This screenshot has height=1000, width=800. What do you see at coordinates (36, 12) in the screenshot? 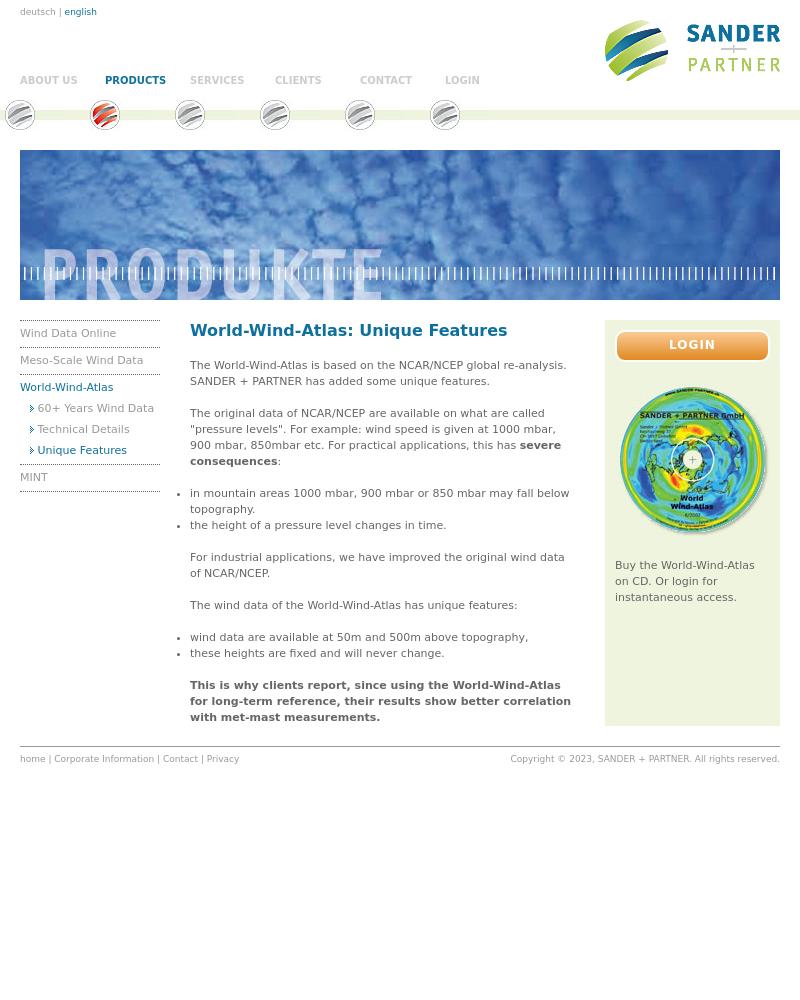
I see `'deutsch'` at bounding box center [36, 12].